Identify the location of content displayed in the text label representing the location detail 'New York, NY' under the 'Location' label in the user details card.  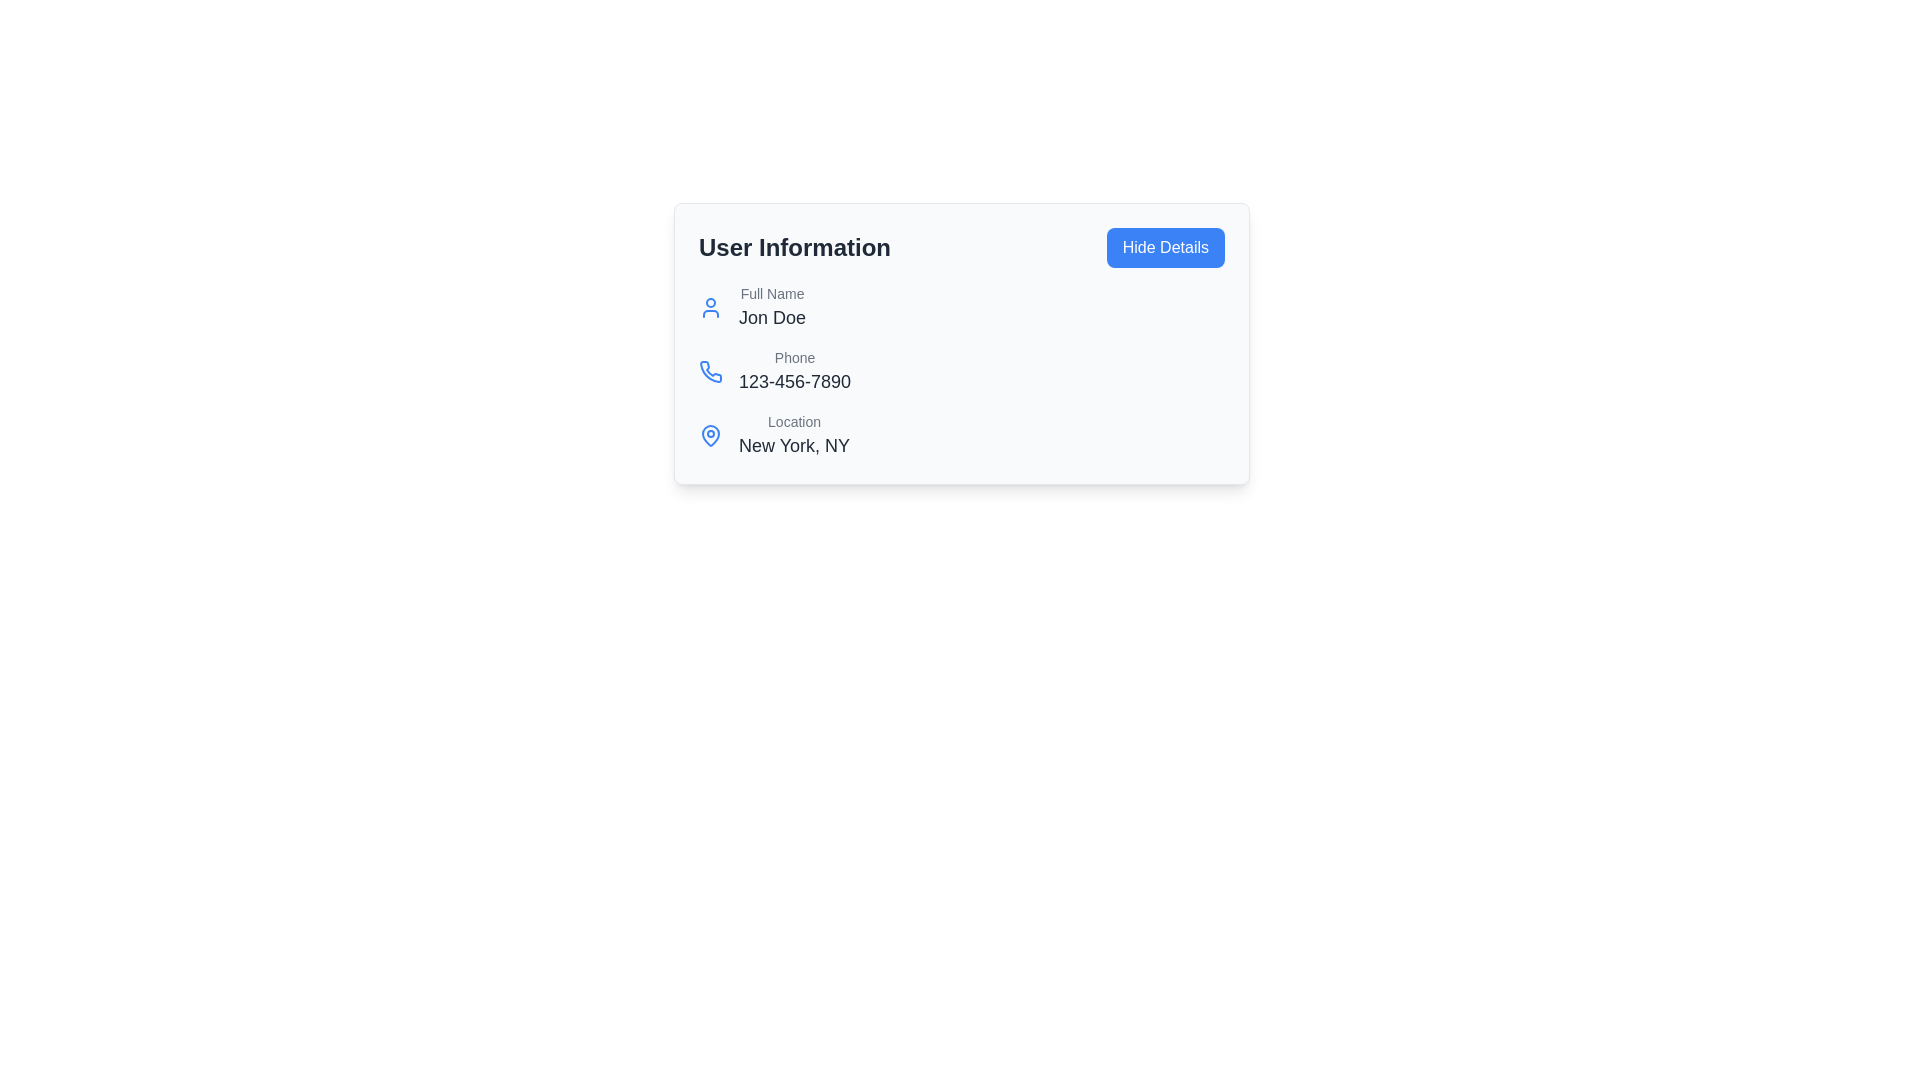
(793, 445).